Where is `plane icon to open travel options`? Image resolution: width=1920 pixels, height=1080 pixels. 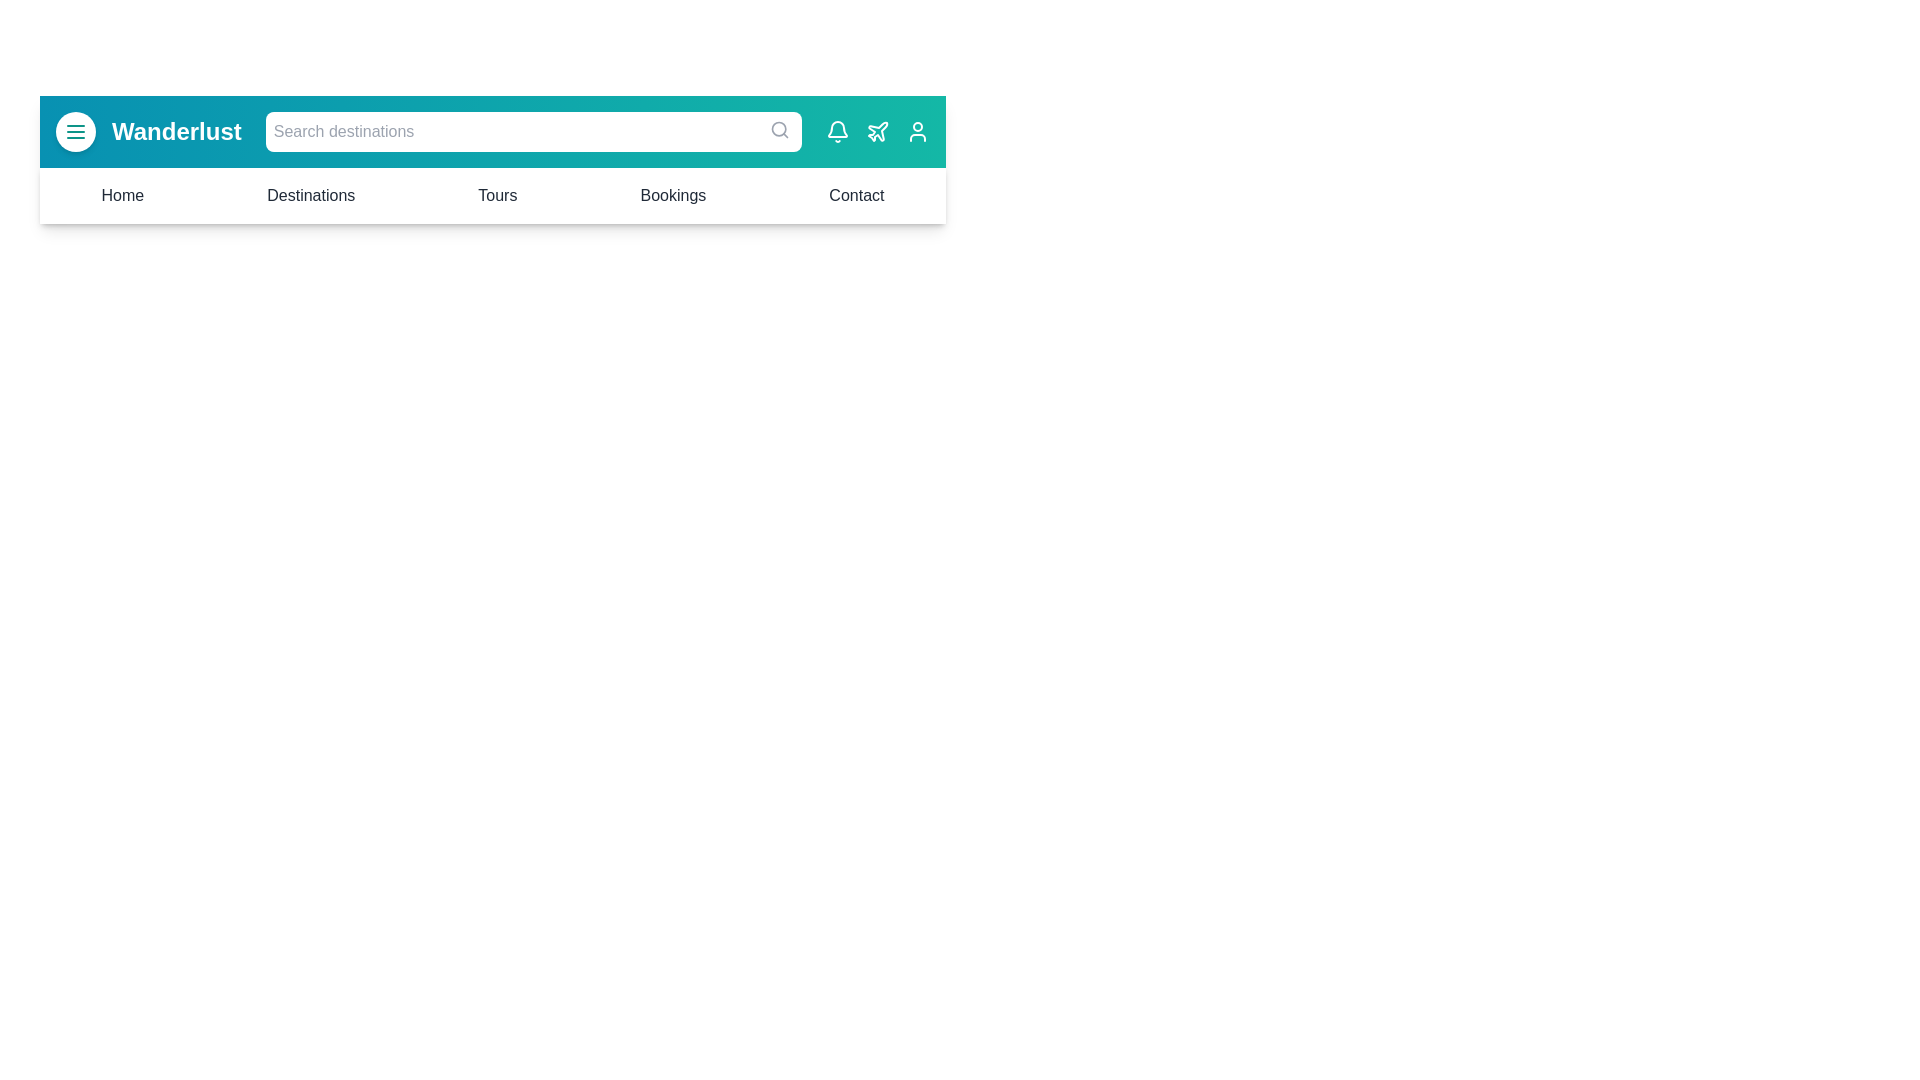 plane icon to open travel options is located at coordinates (878, 131).